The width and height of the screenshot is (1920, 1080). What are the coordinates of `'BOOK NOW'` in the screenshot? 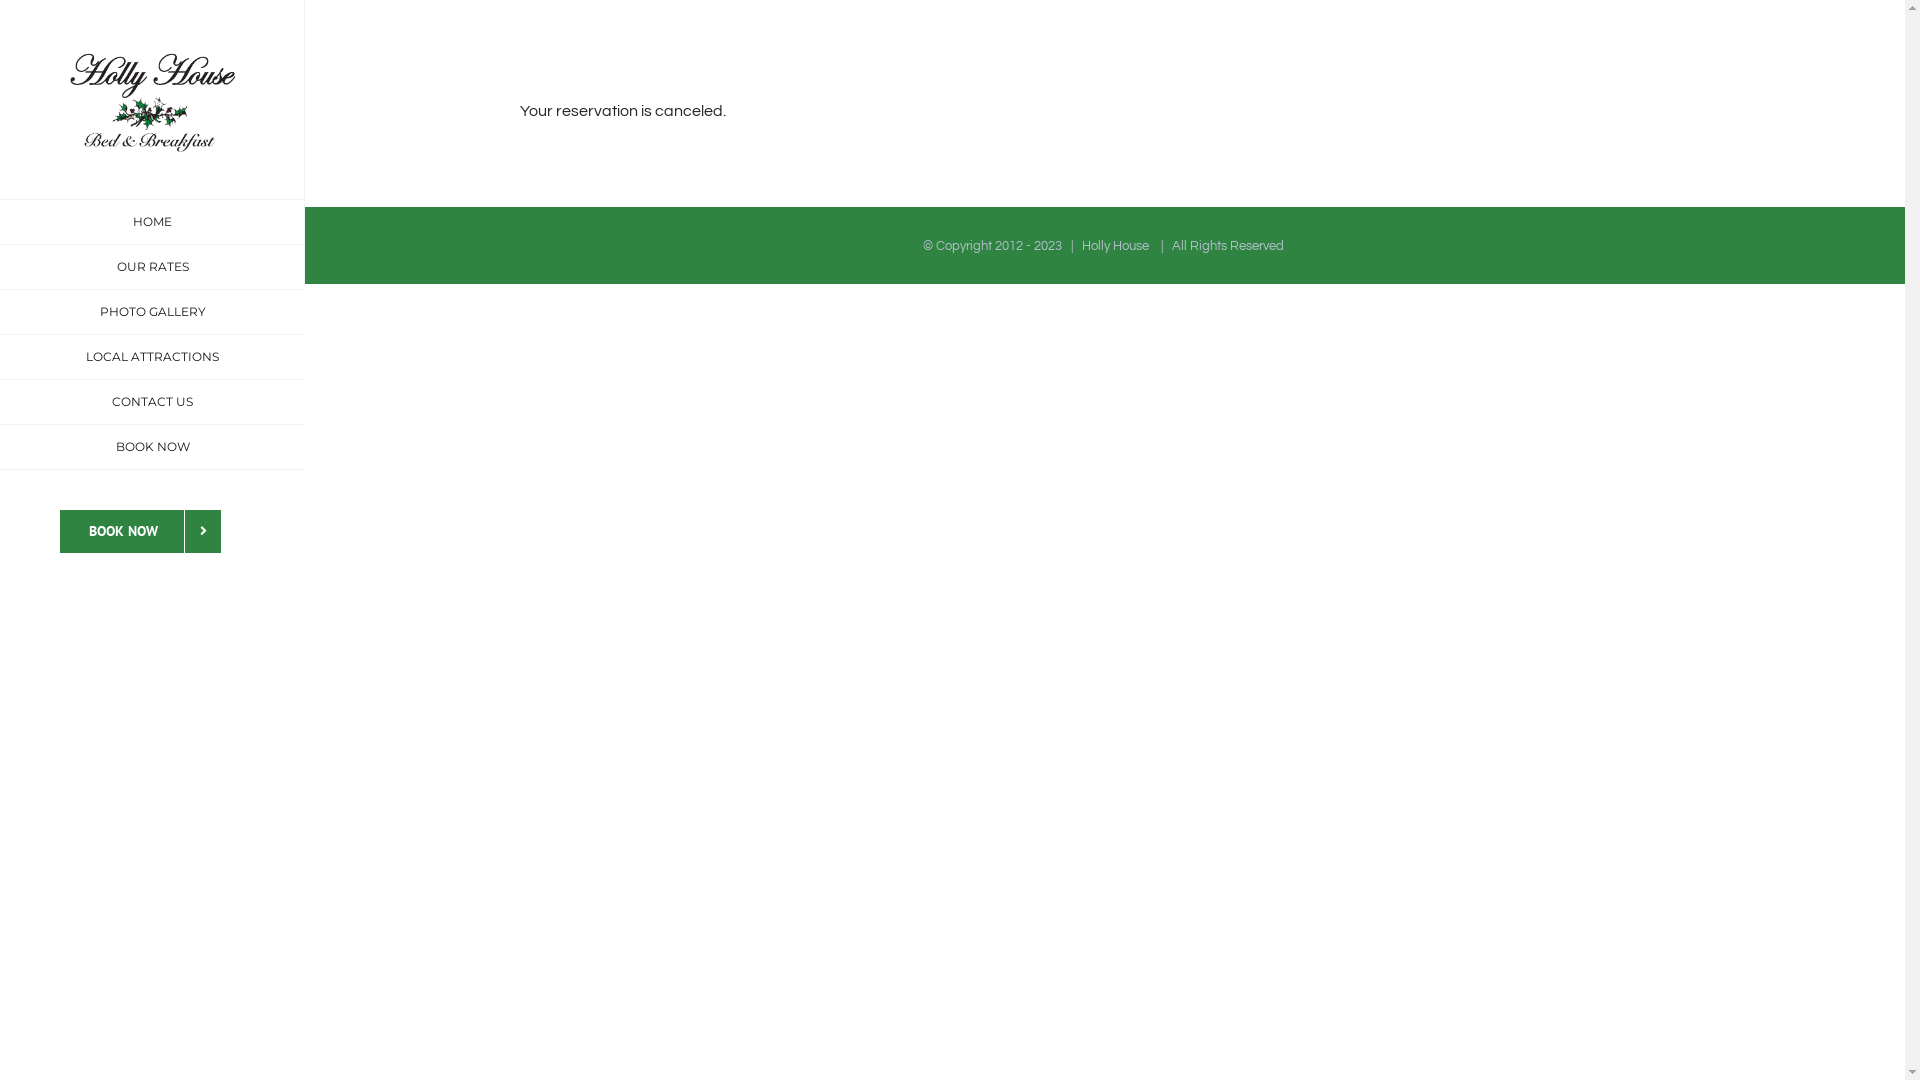 It's located at (151, 446).